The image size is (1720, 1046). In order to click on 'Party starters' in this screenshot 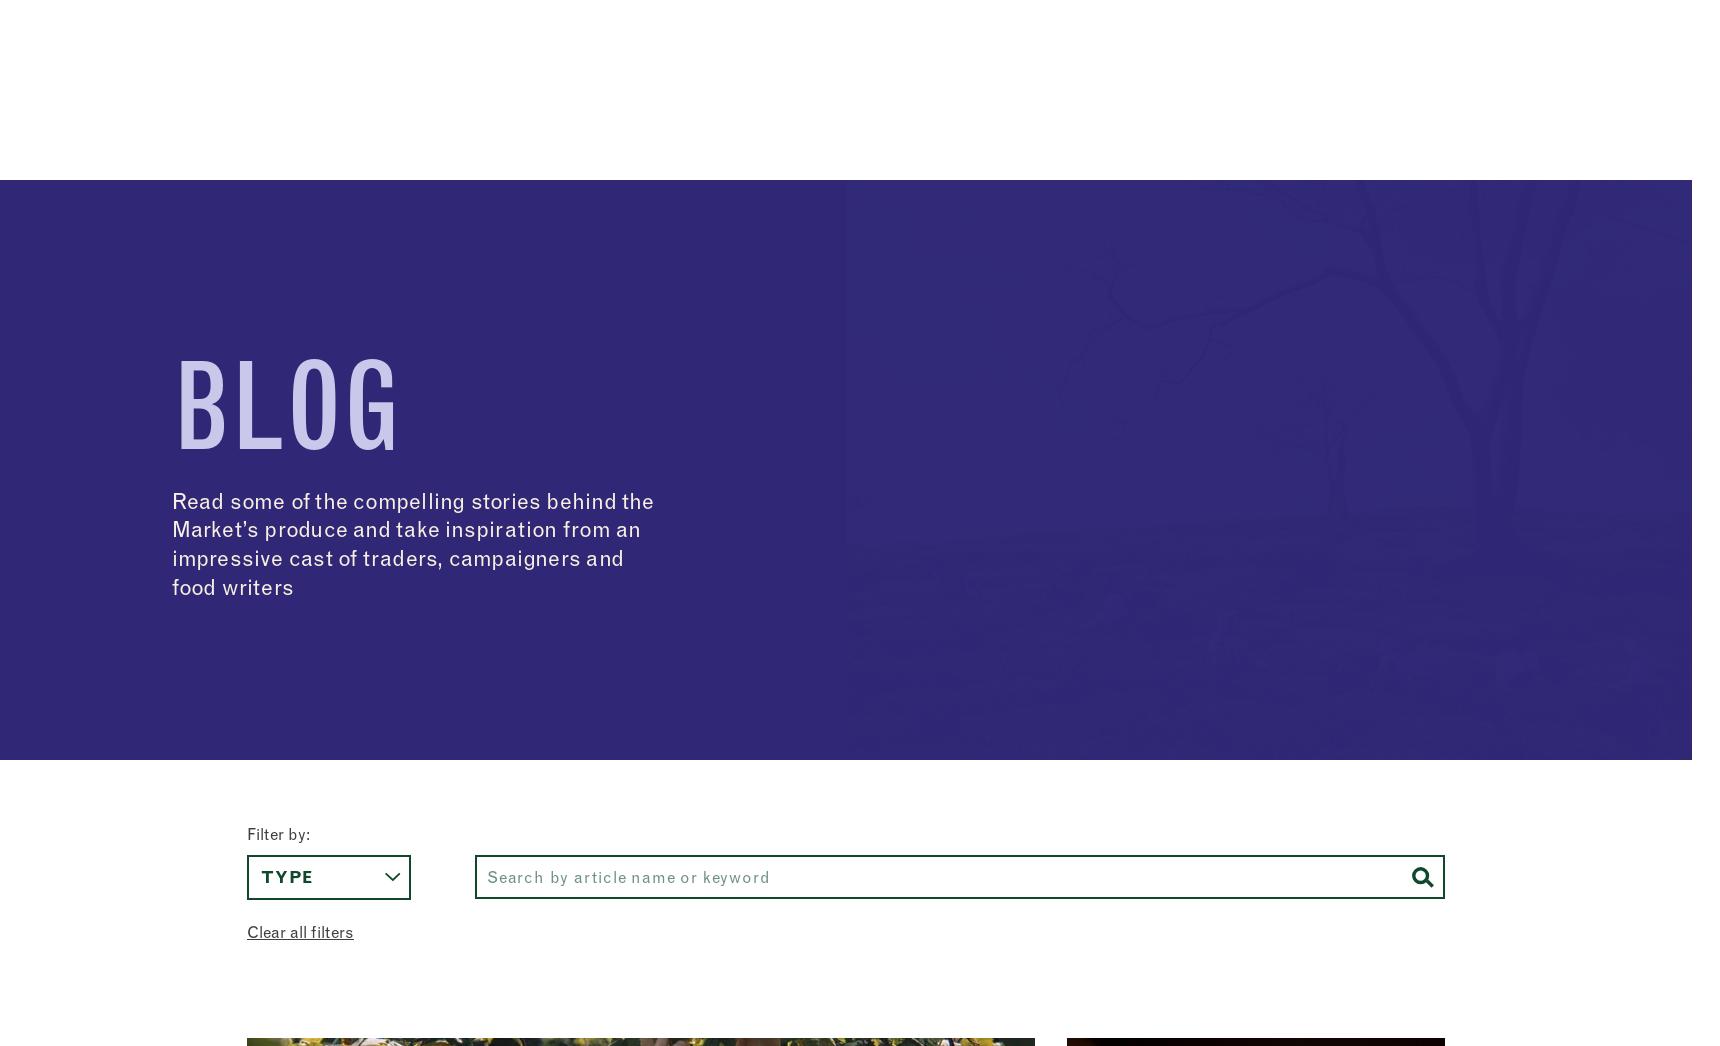, I will do `click(1141, 710)`.